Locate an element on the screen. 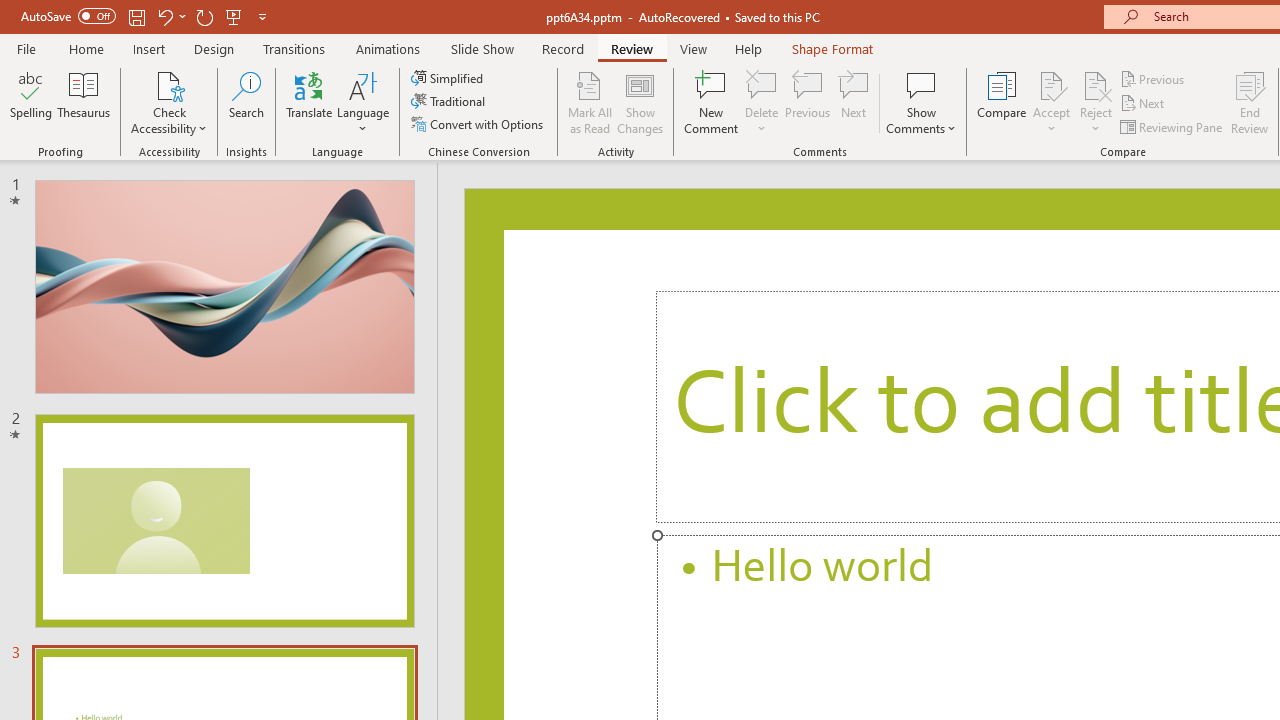 This screenshot has width=1280, height=720. 'Previous' is located at coordinates (1153, 78).